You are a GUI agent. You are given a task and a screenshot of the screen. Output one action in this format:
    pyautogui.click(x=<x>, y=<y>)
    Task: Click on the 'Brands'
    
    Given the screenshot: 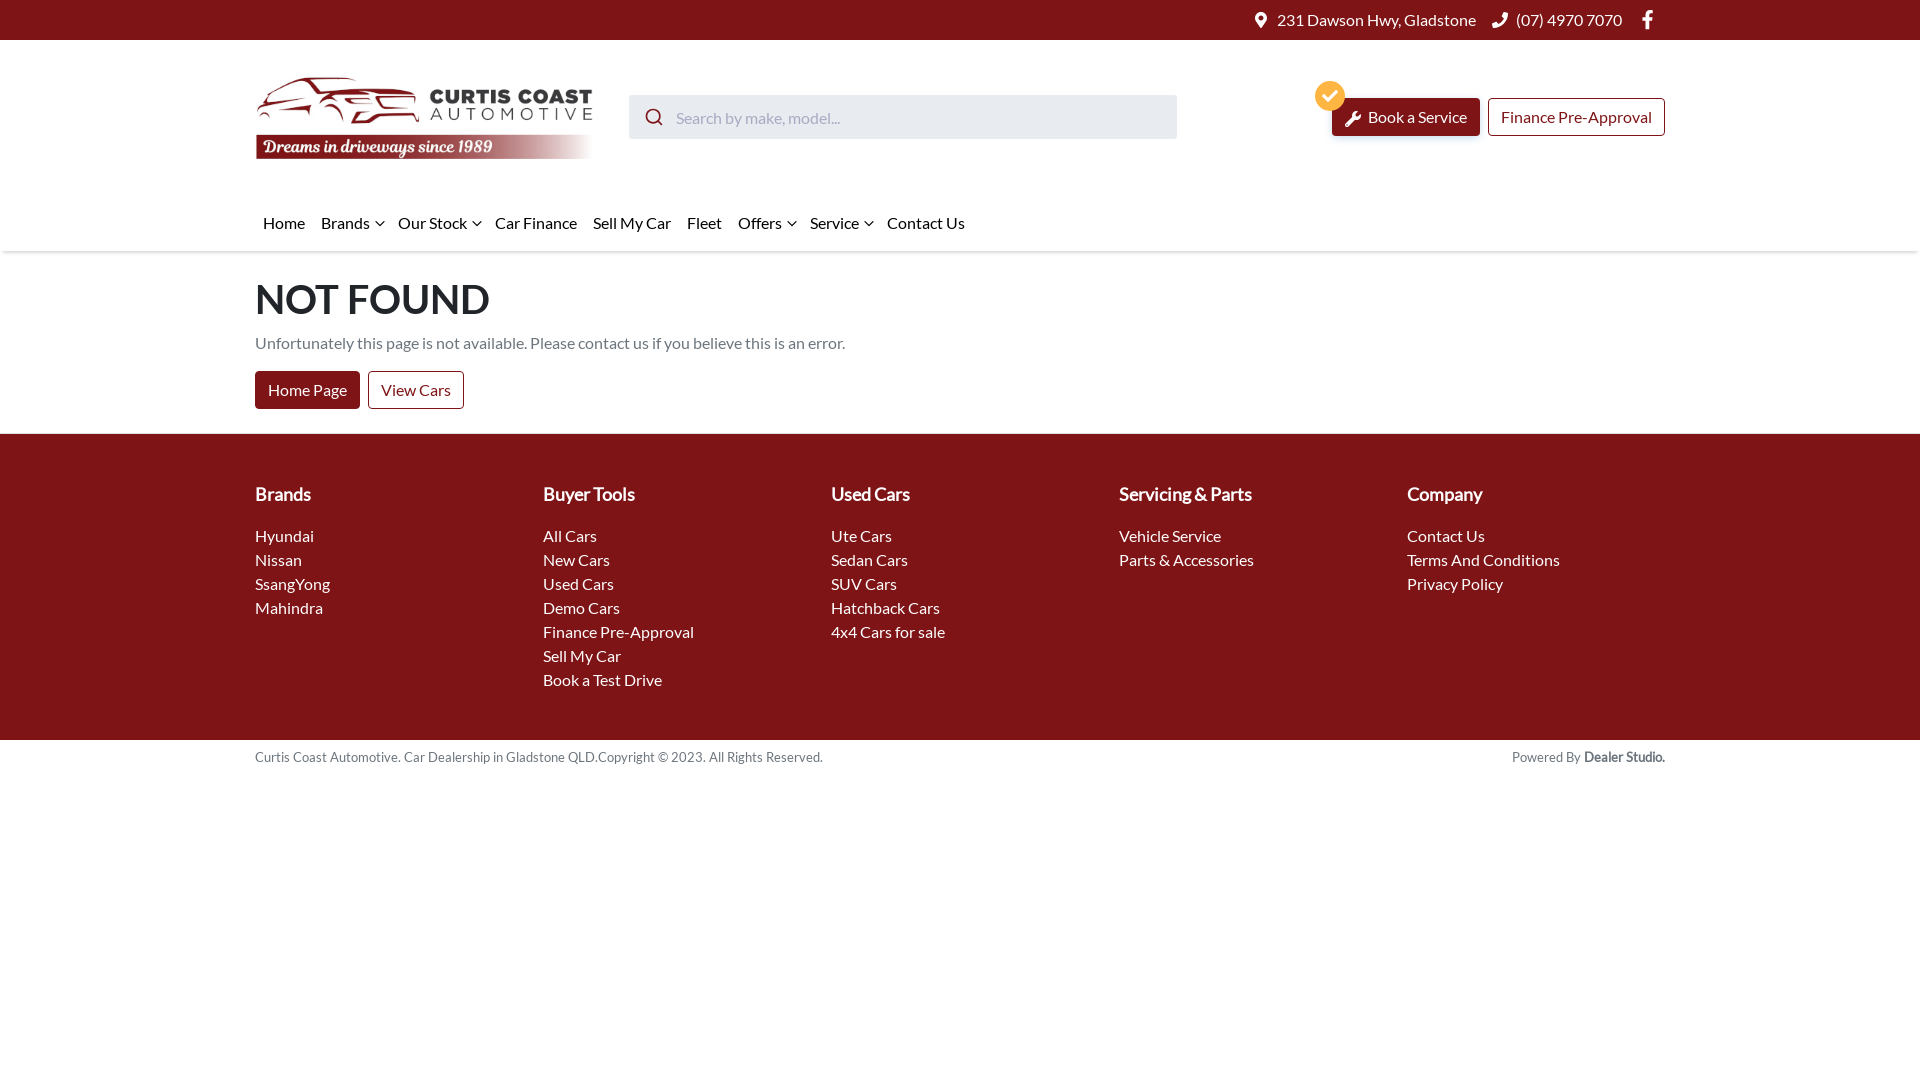 What is the action you would take?
    pyautogui.click(x=311, y=223)
    